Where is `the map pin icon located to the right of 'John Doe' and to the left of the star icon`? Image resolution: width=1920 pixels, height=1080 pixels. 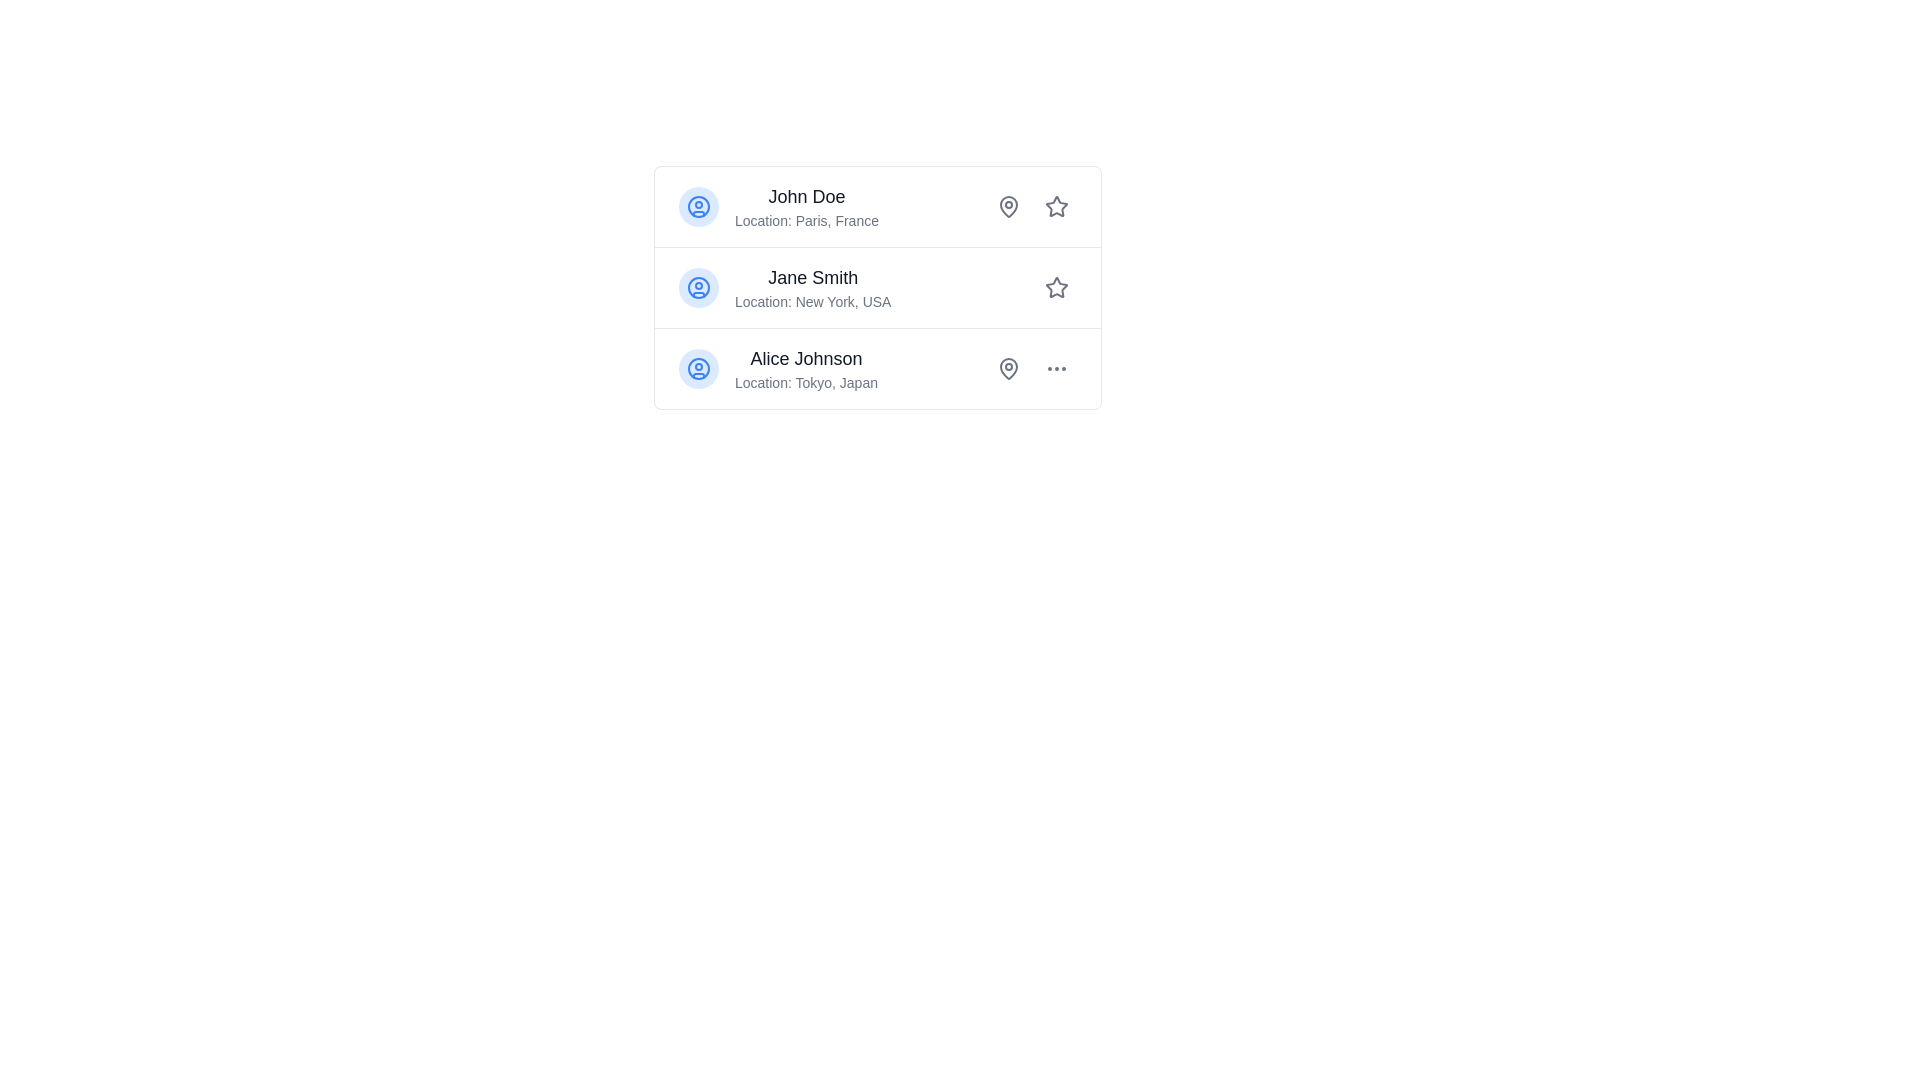
the map pin icon located to the right of 'John Doe' and to the left of the star icon is located at coordinates (1008, 207).